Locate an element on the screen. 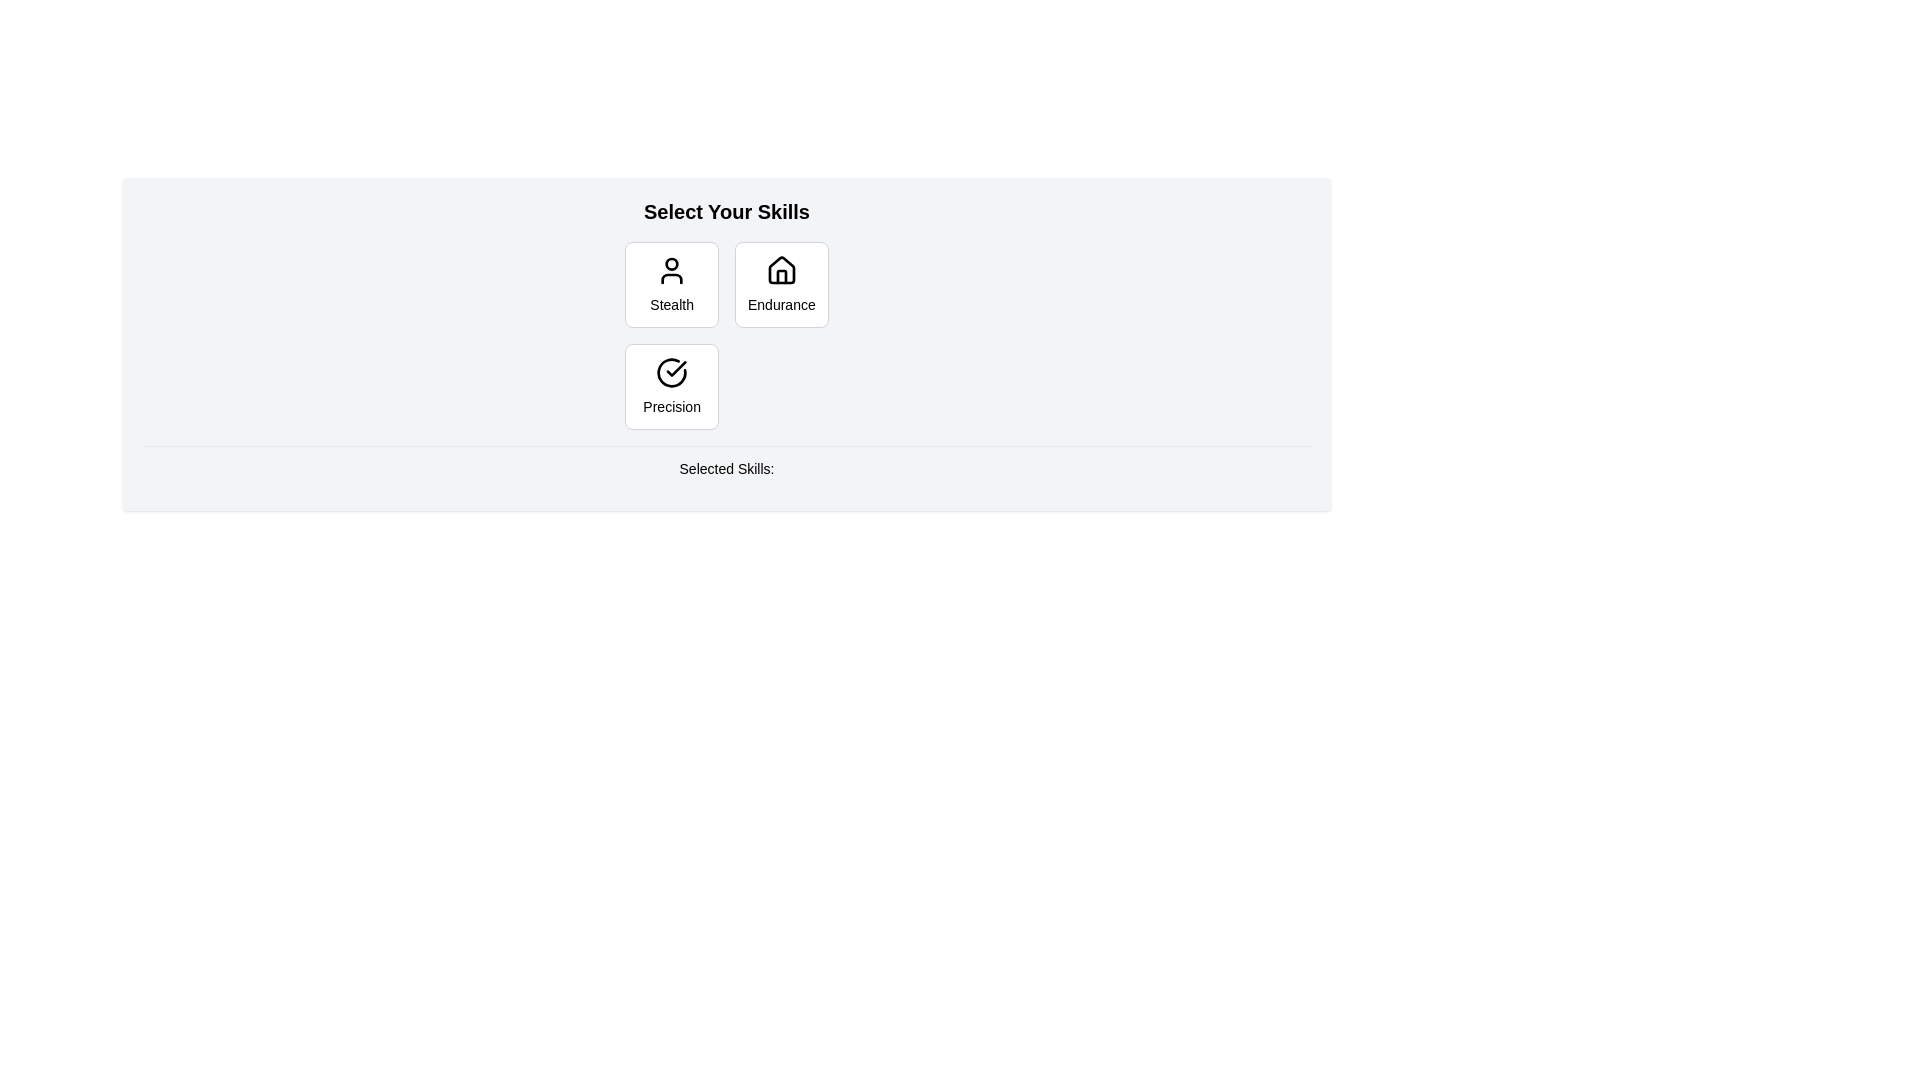 This screenshot has width=1920, height=1080. the 'Endurance' skill item in the grid layout is located at coordinates (725, 334).